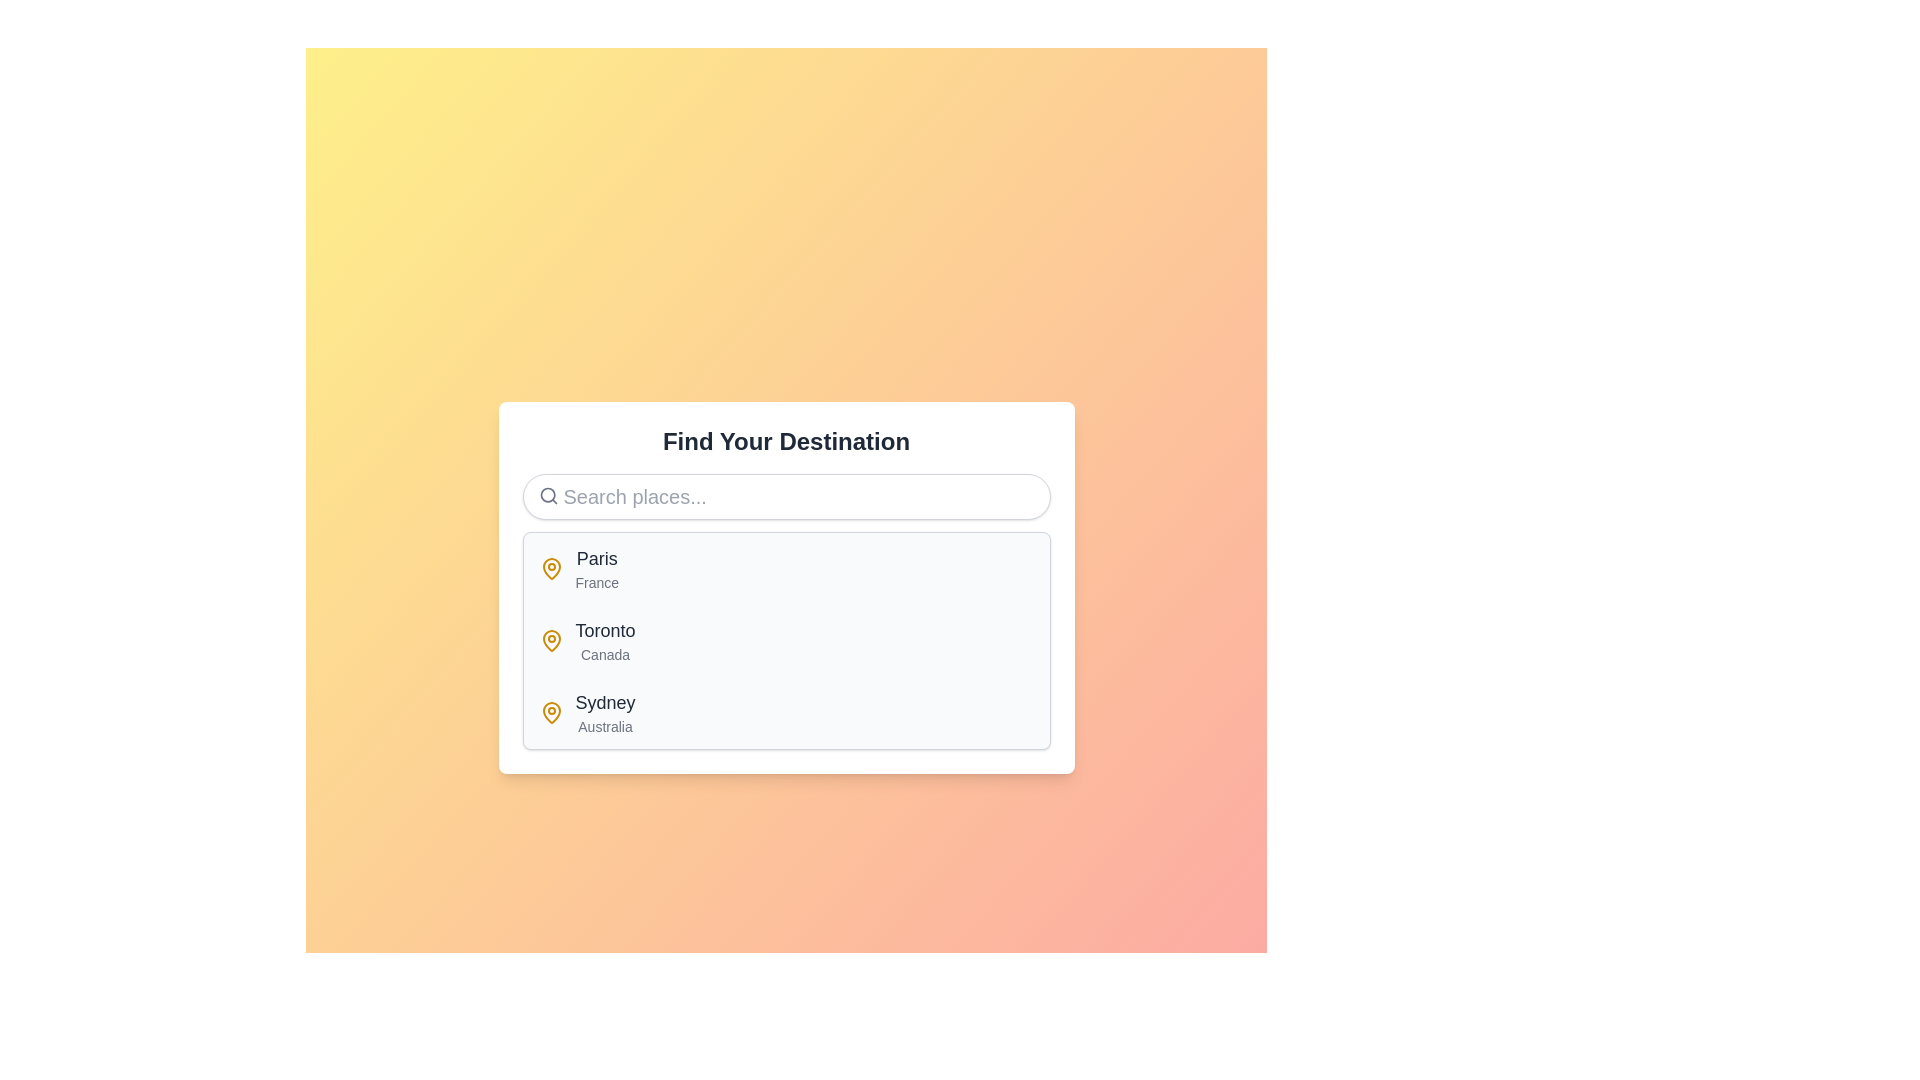 This screenshot has width=1920, height=1080. I want to click on the inner circle of the magnifying glass icon located near the top left of the search bar, so click(547, 495).